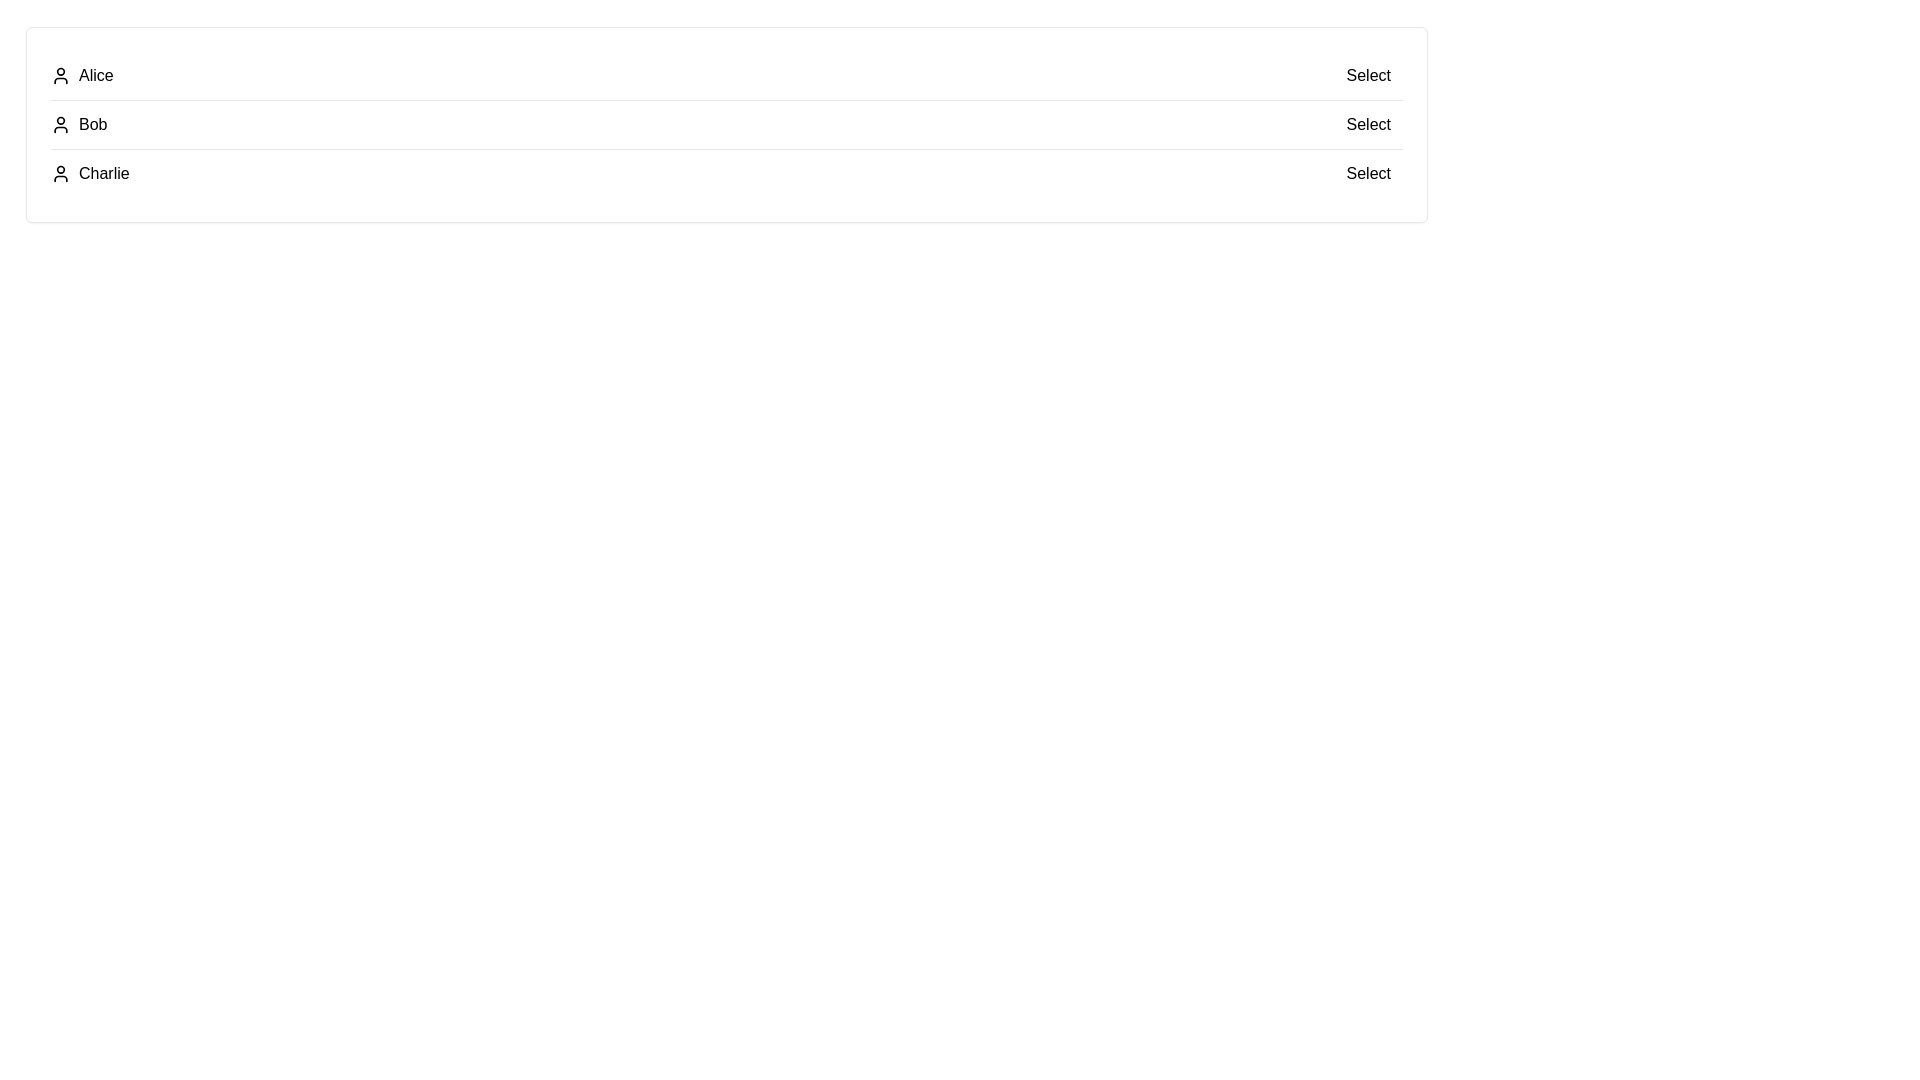  What do you see at coordinates (61, 124) in the screenshot?
I see `the user icon corresponding to Bob` at bounding box center [61, 124].